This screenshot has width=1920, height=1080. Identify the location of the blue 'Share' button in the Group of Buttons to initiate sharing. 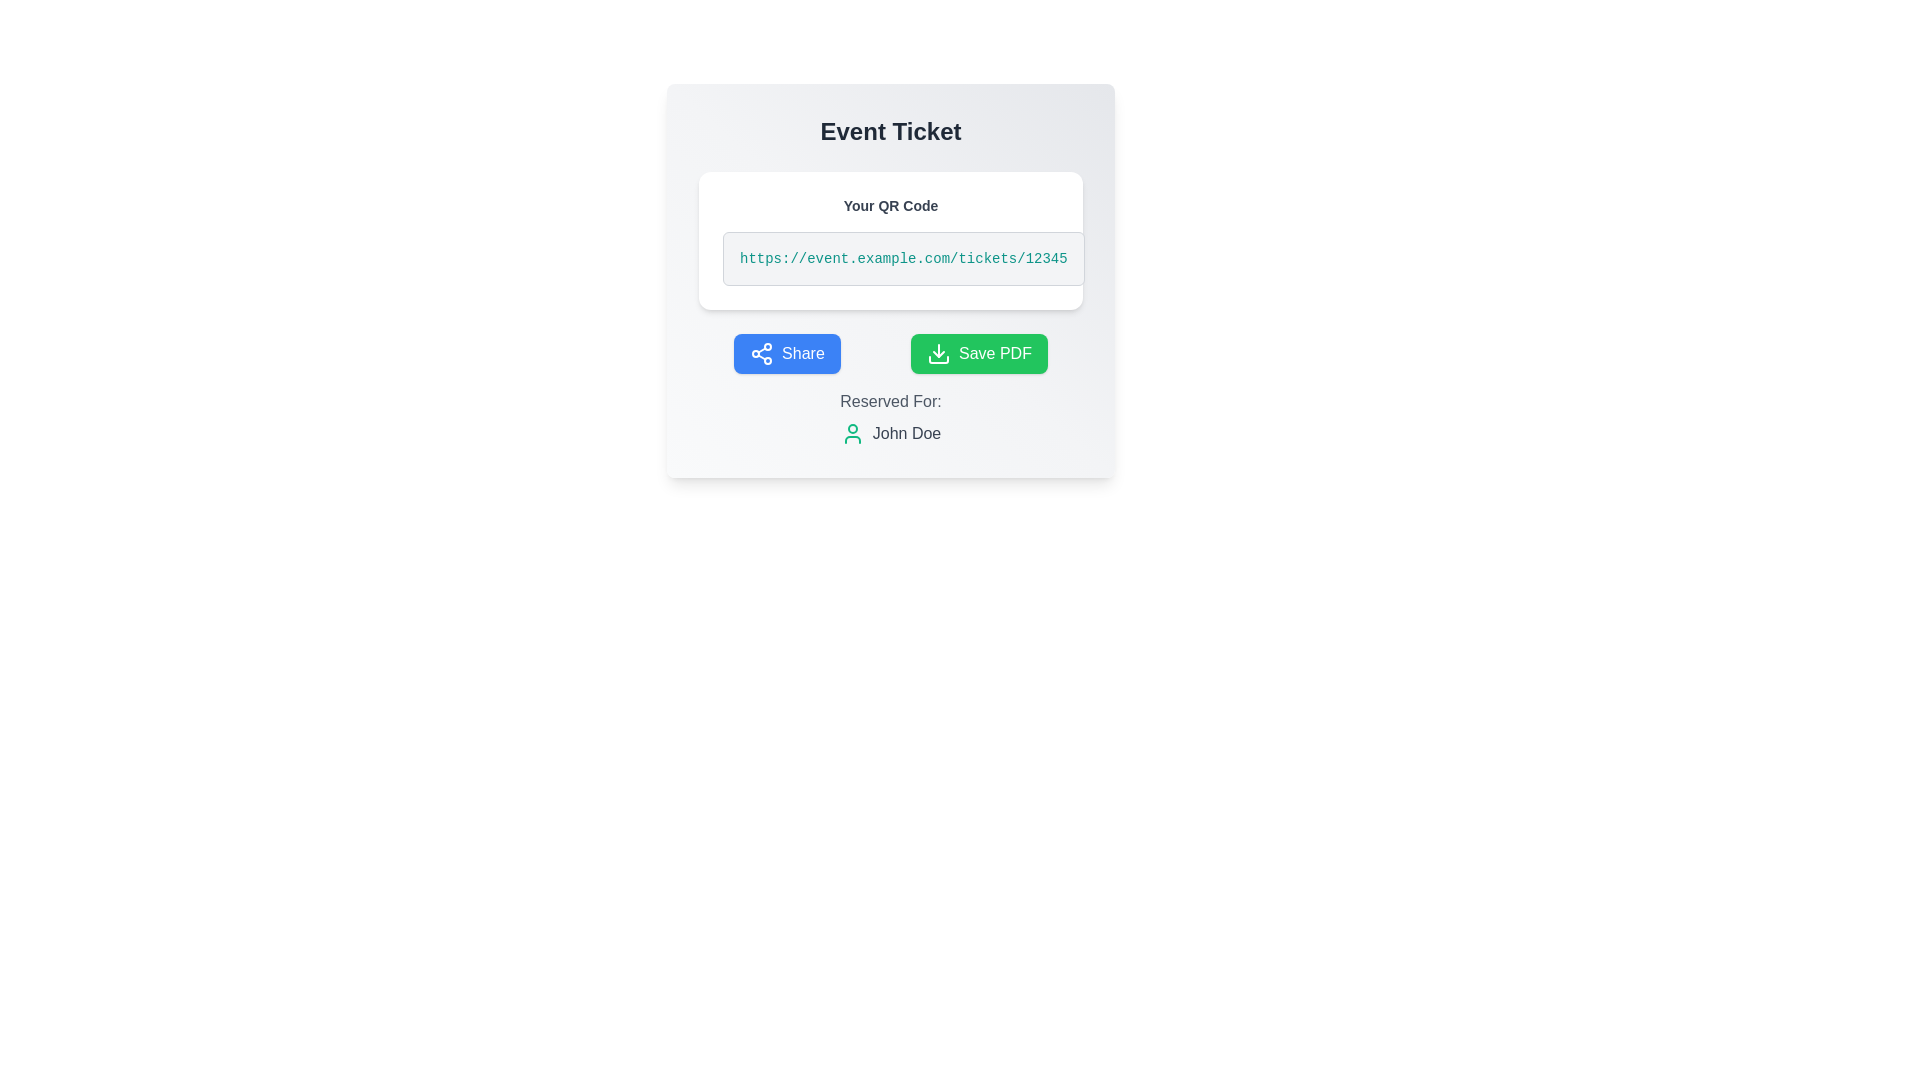
(890, 353).